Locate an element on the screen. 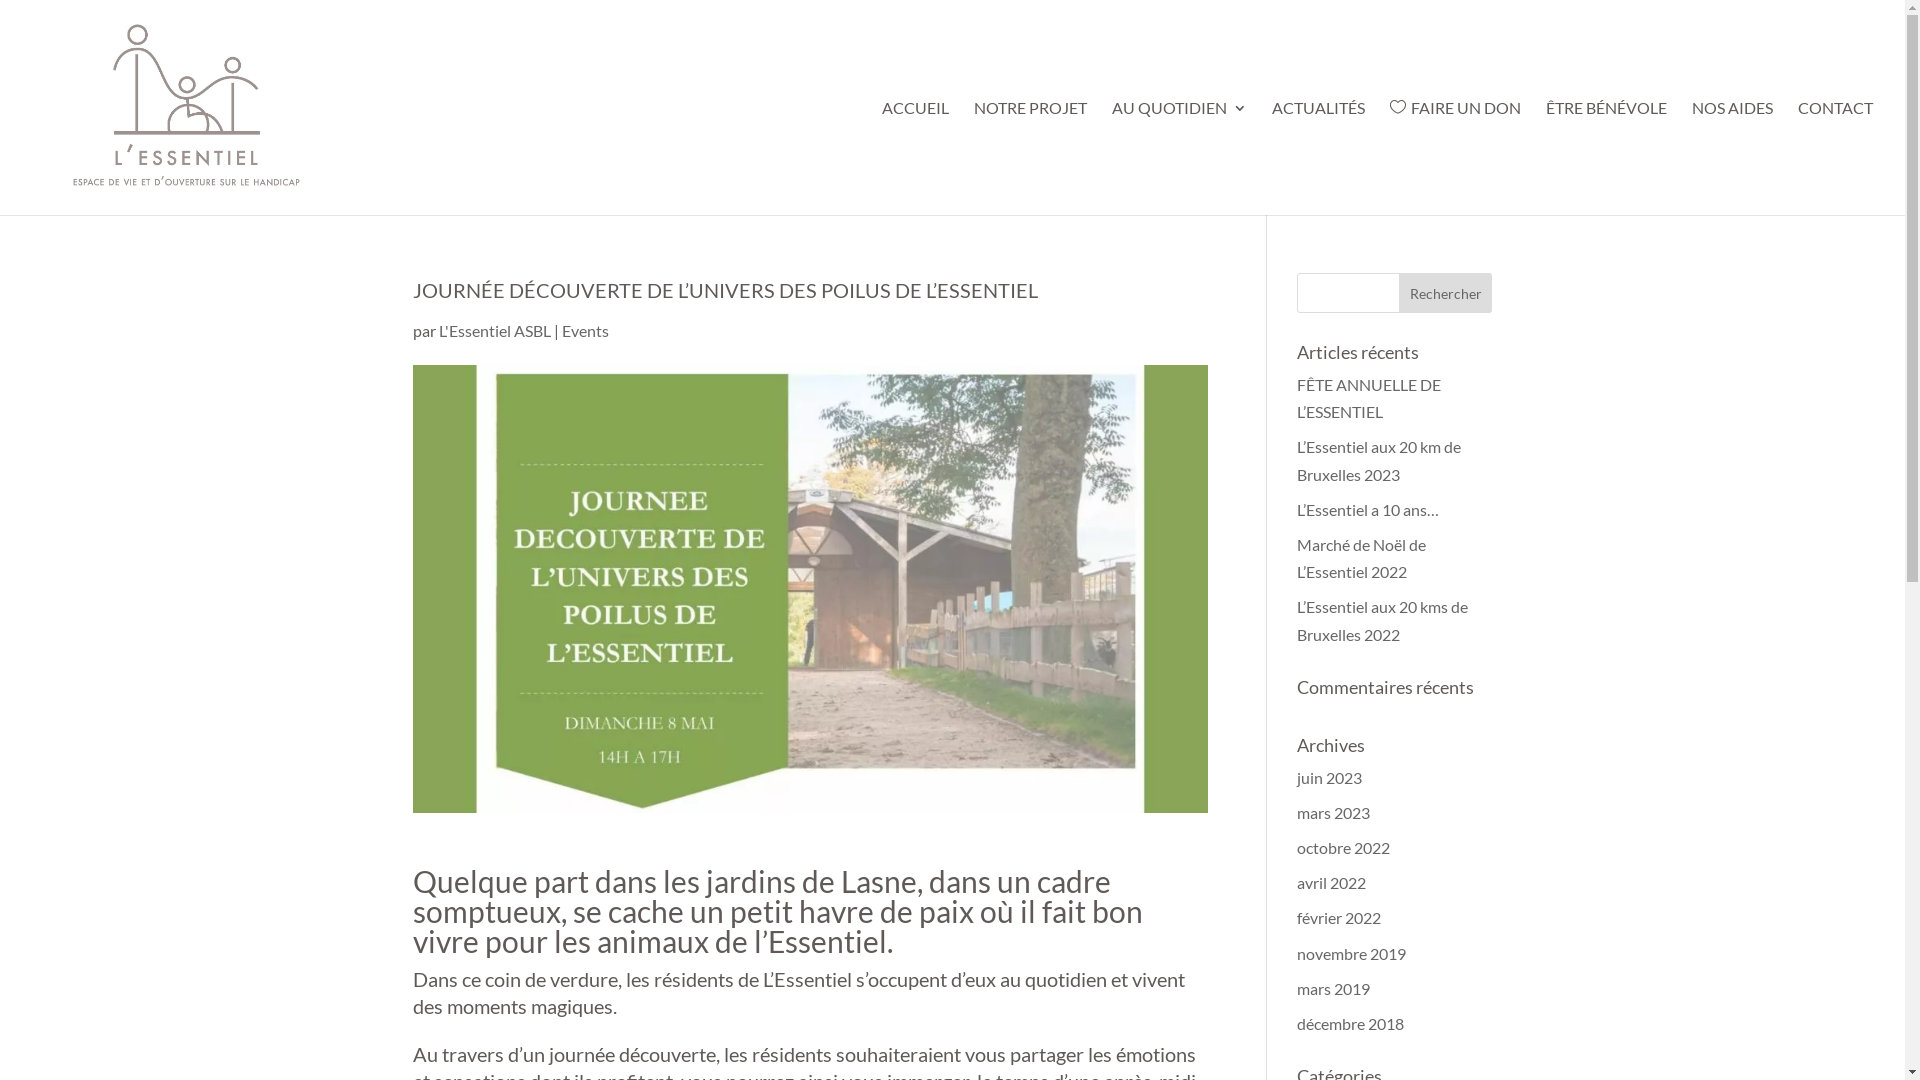 This screenshot has width=1920, height=1080. 'mars 2023' is located at coordinates (1333, 812).